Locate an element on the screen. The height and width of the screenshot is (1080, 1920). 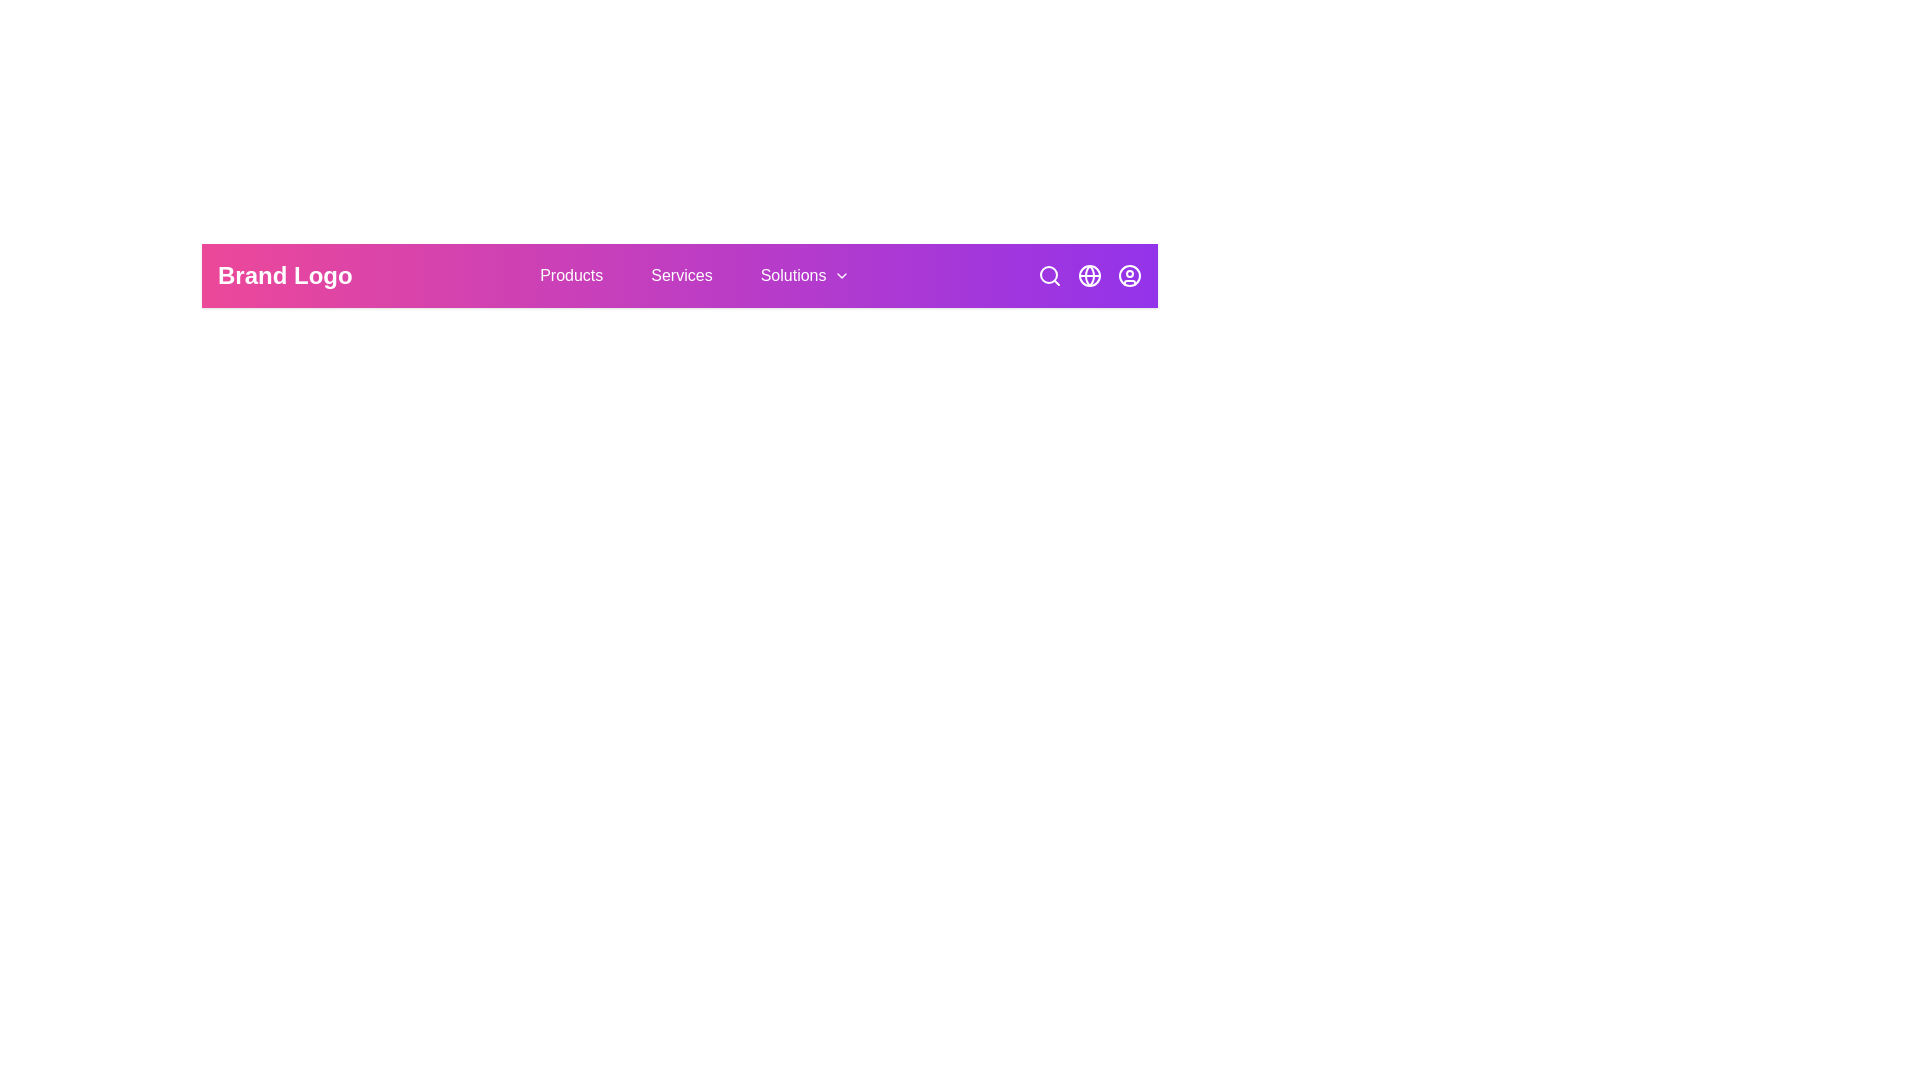
the globe icon is located at coordinates (1088, 276).